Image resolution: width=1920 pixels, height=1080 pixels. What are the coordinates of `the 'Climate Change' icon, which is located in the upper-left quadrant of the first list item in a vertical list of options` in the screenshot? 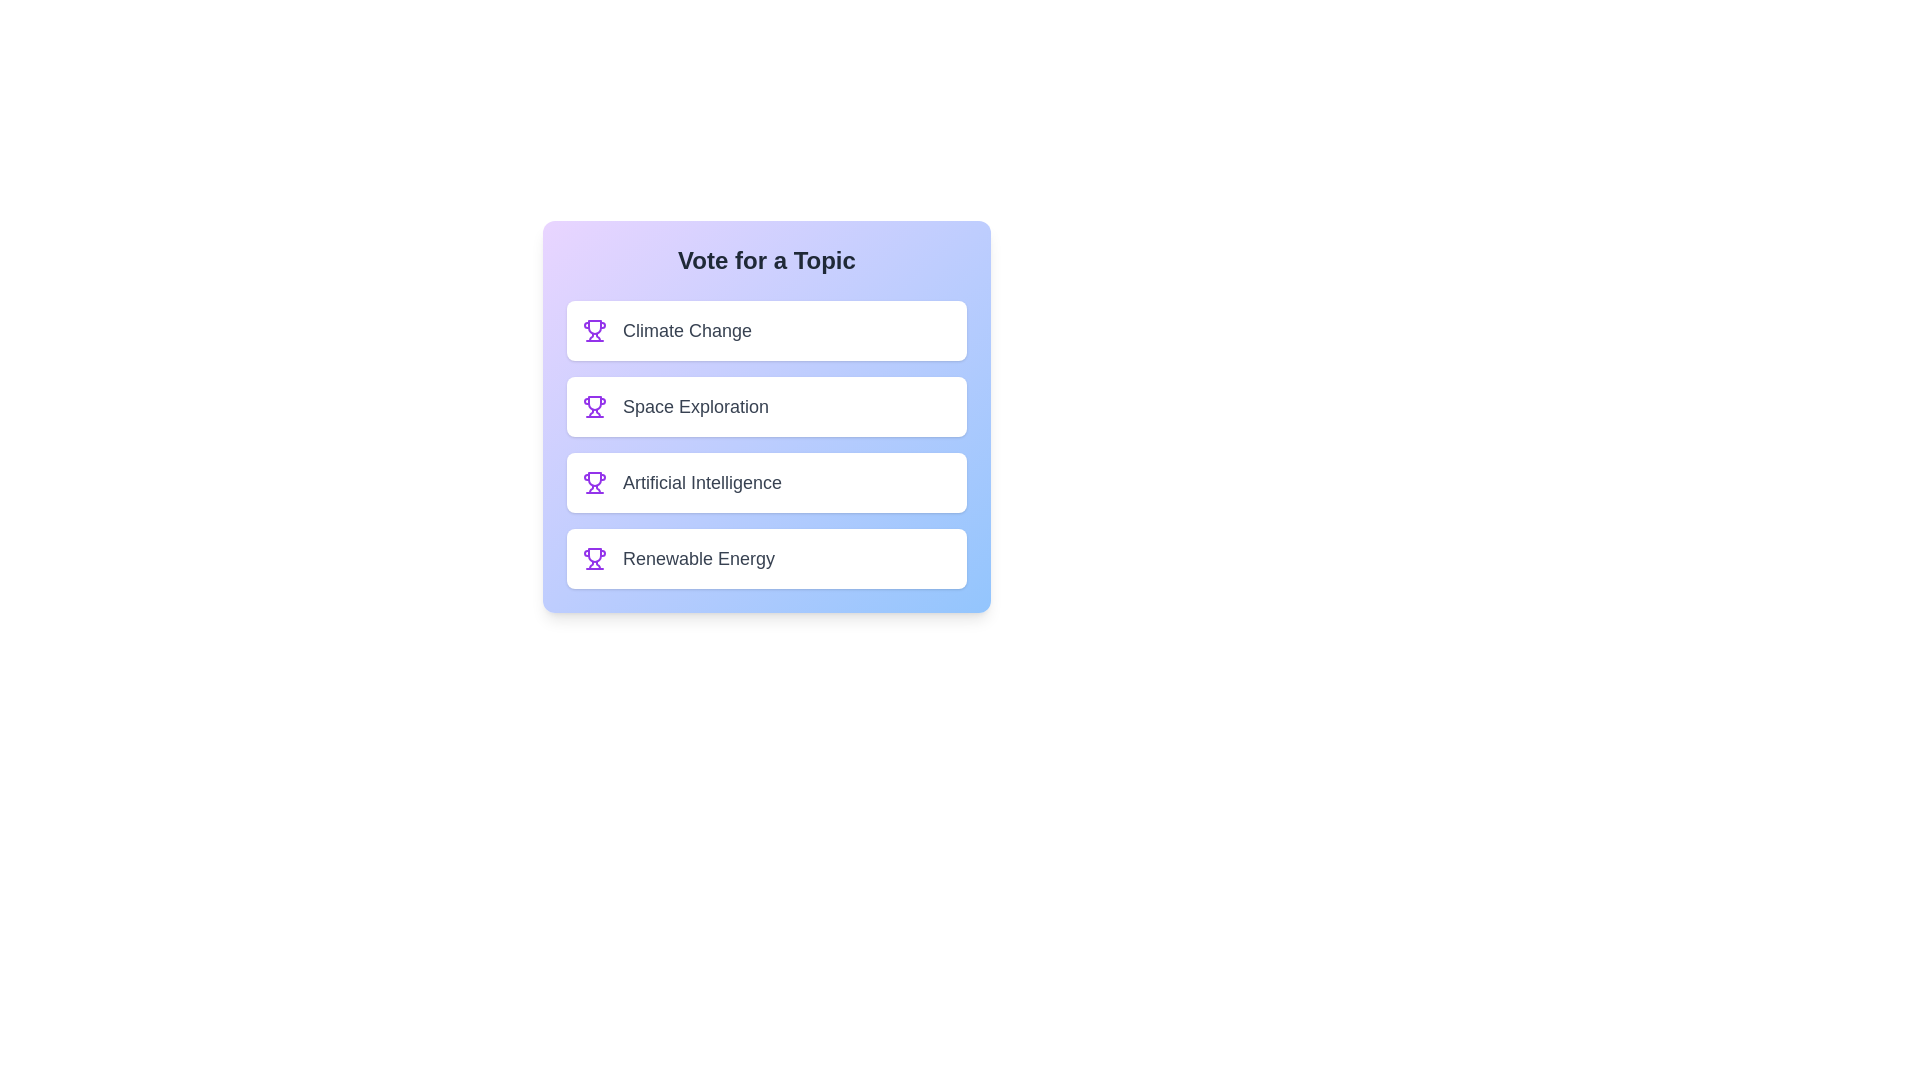 It's located at (594, 326).